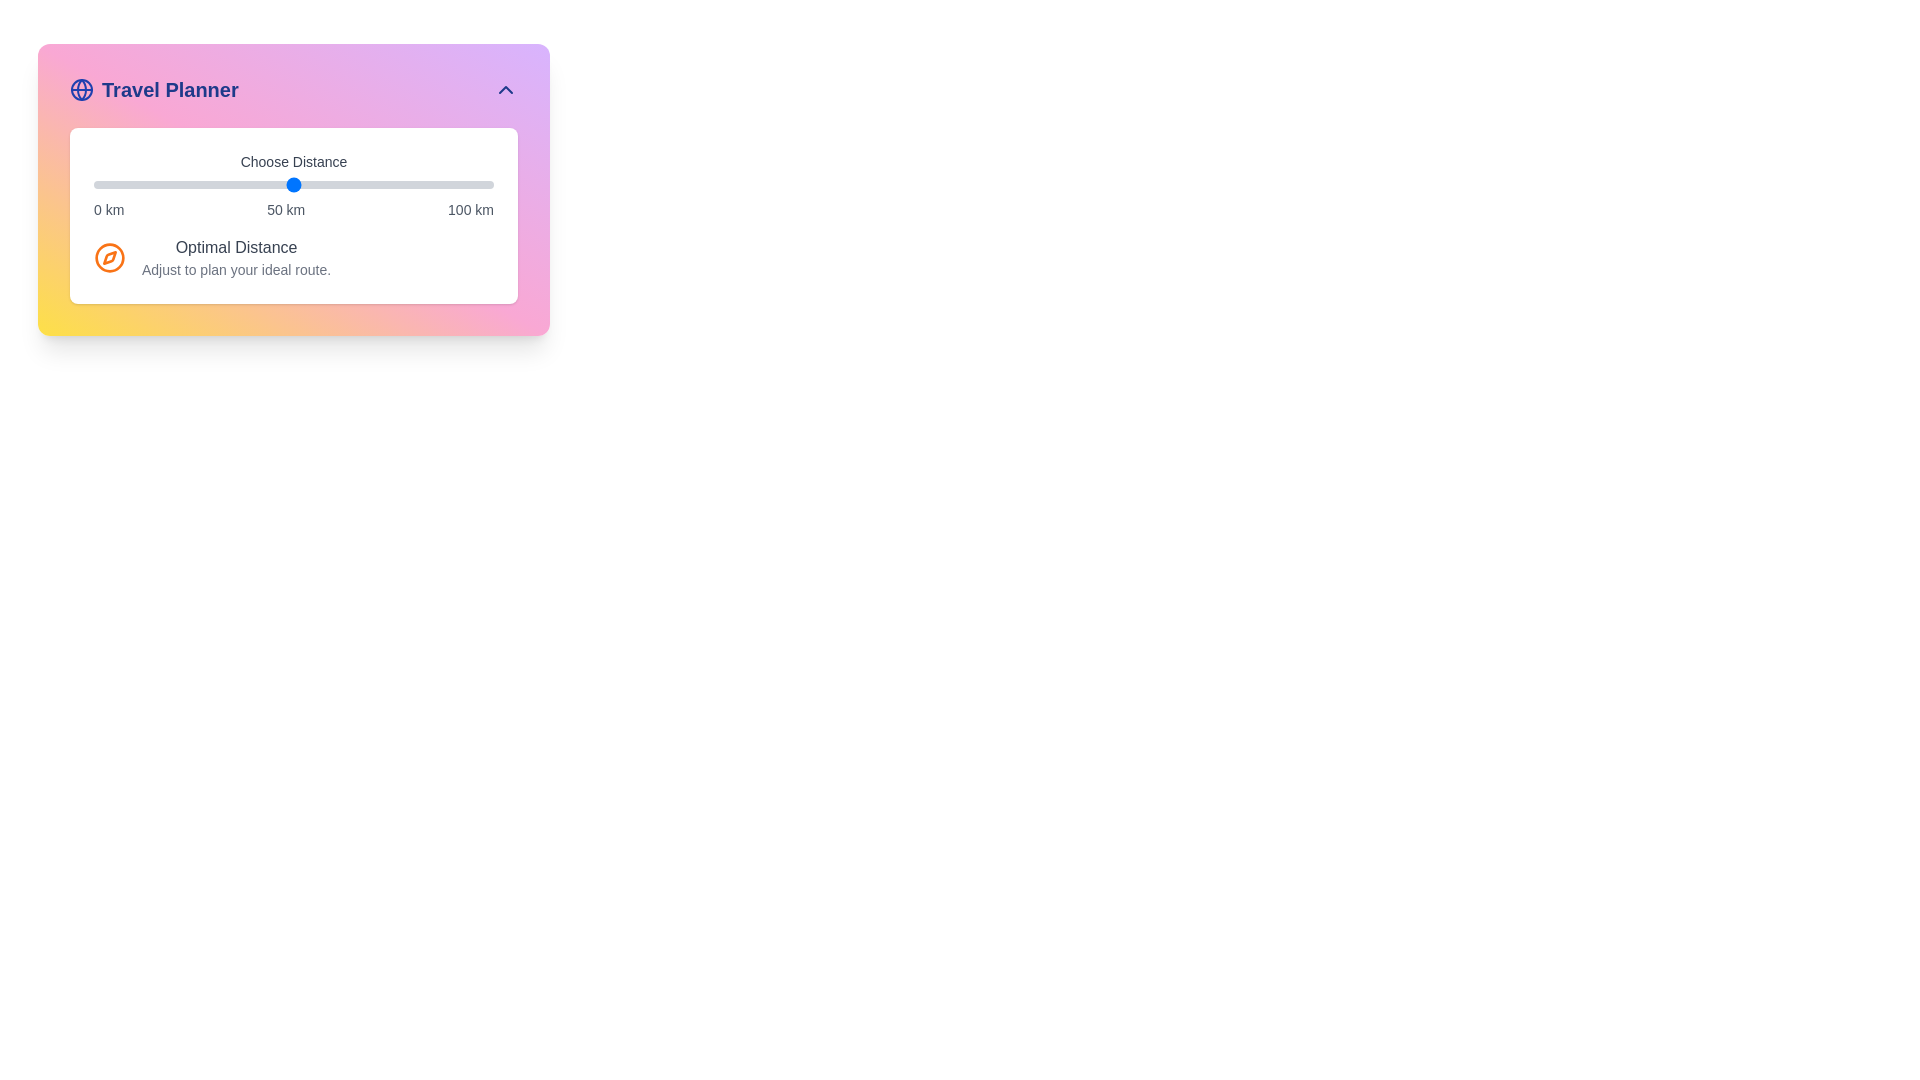 Image resolution: width=1920 pixels, height=1080 pixels. Describe the element at coordinates (389, 185) in the screenshot. I see `the slider` at that location.